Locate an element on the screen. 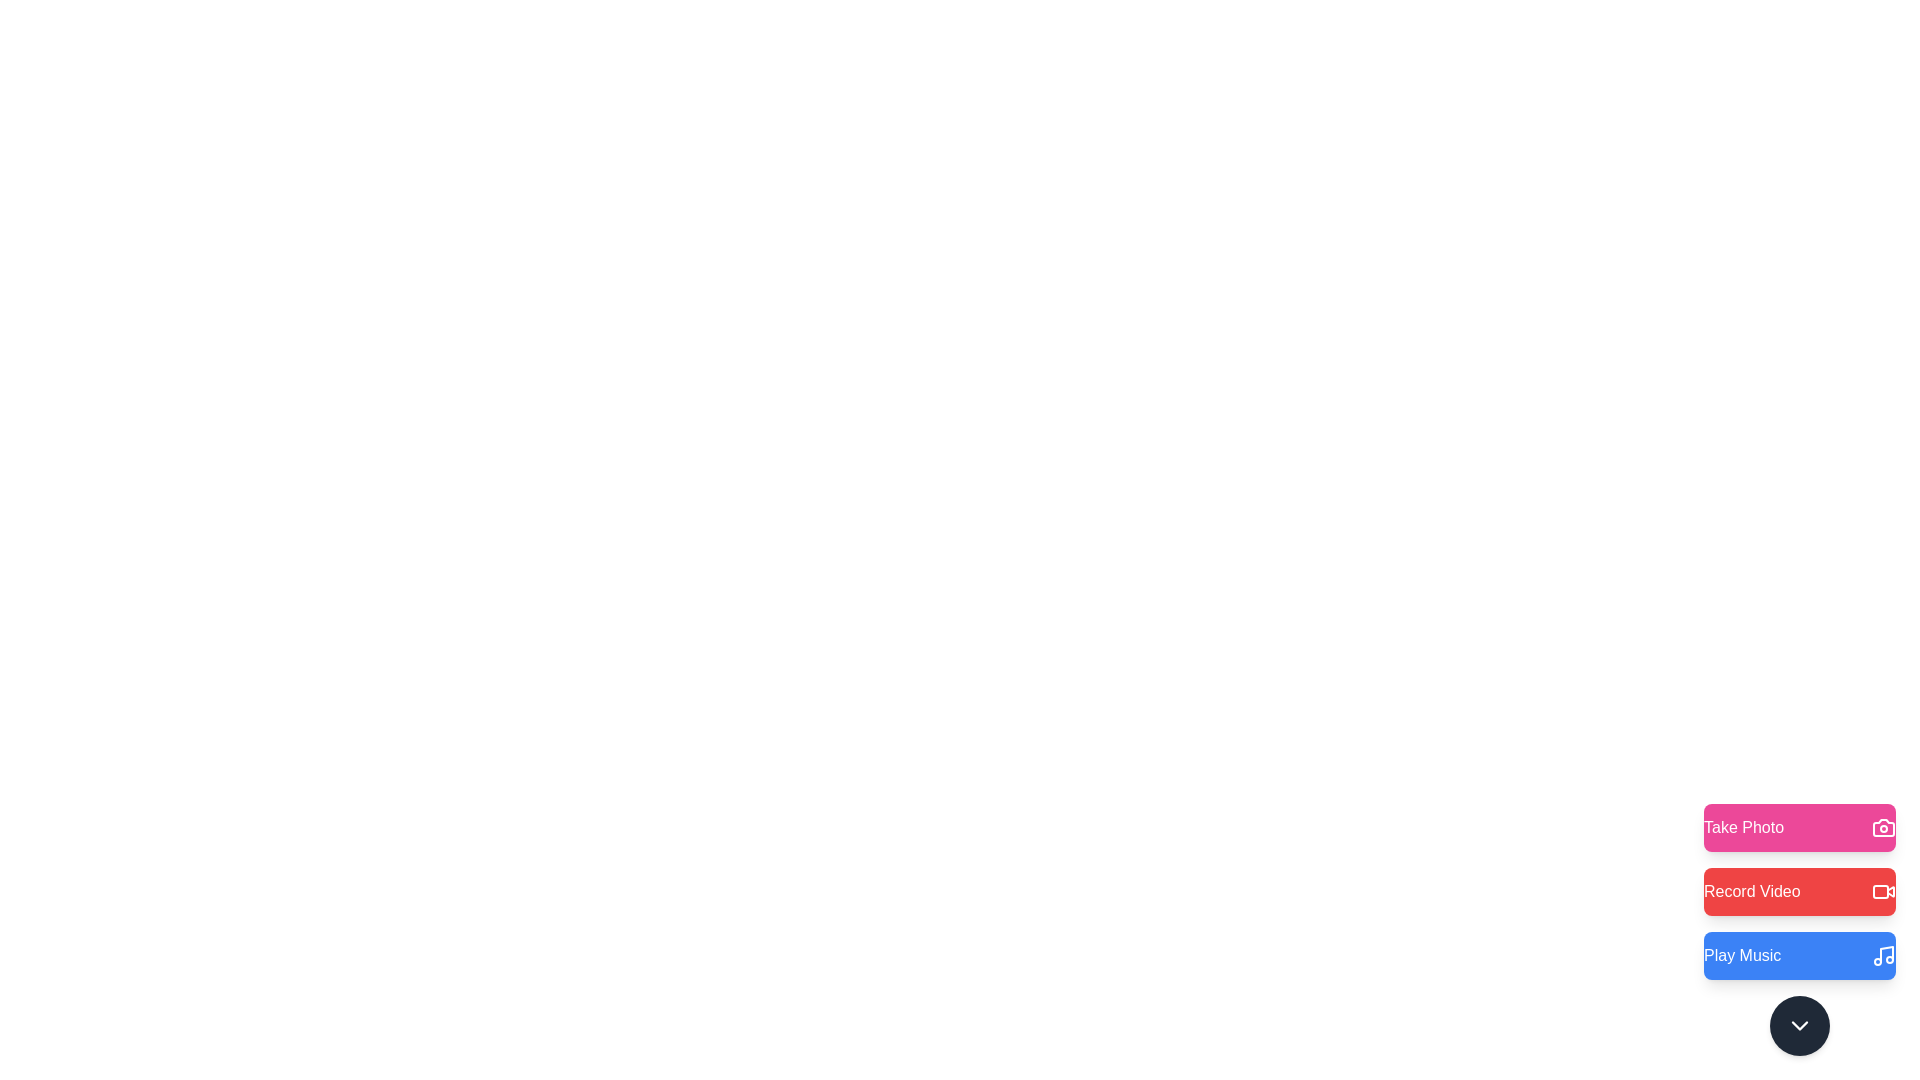 The image size is (1920, 1080). button with the downward chevron icon to collapse the menu is located at coordinates (1800, 1026).